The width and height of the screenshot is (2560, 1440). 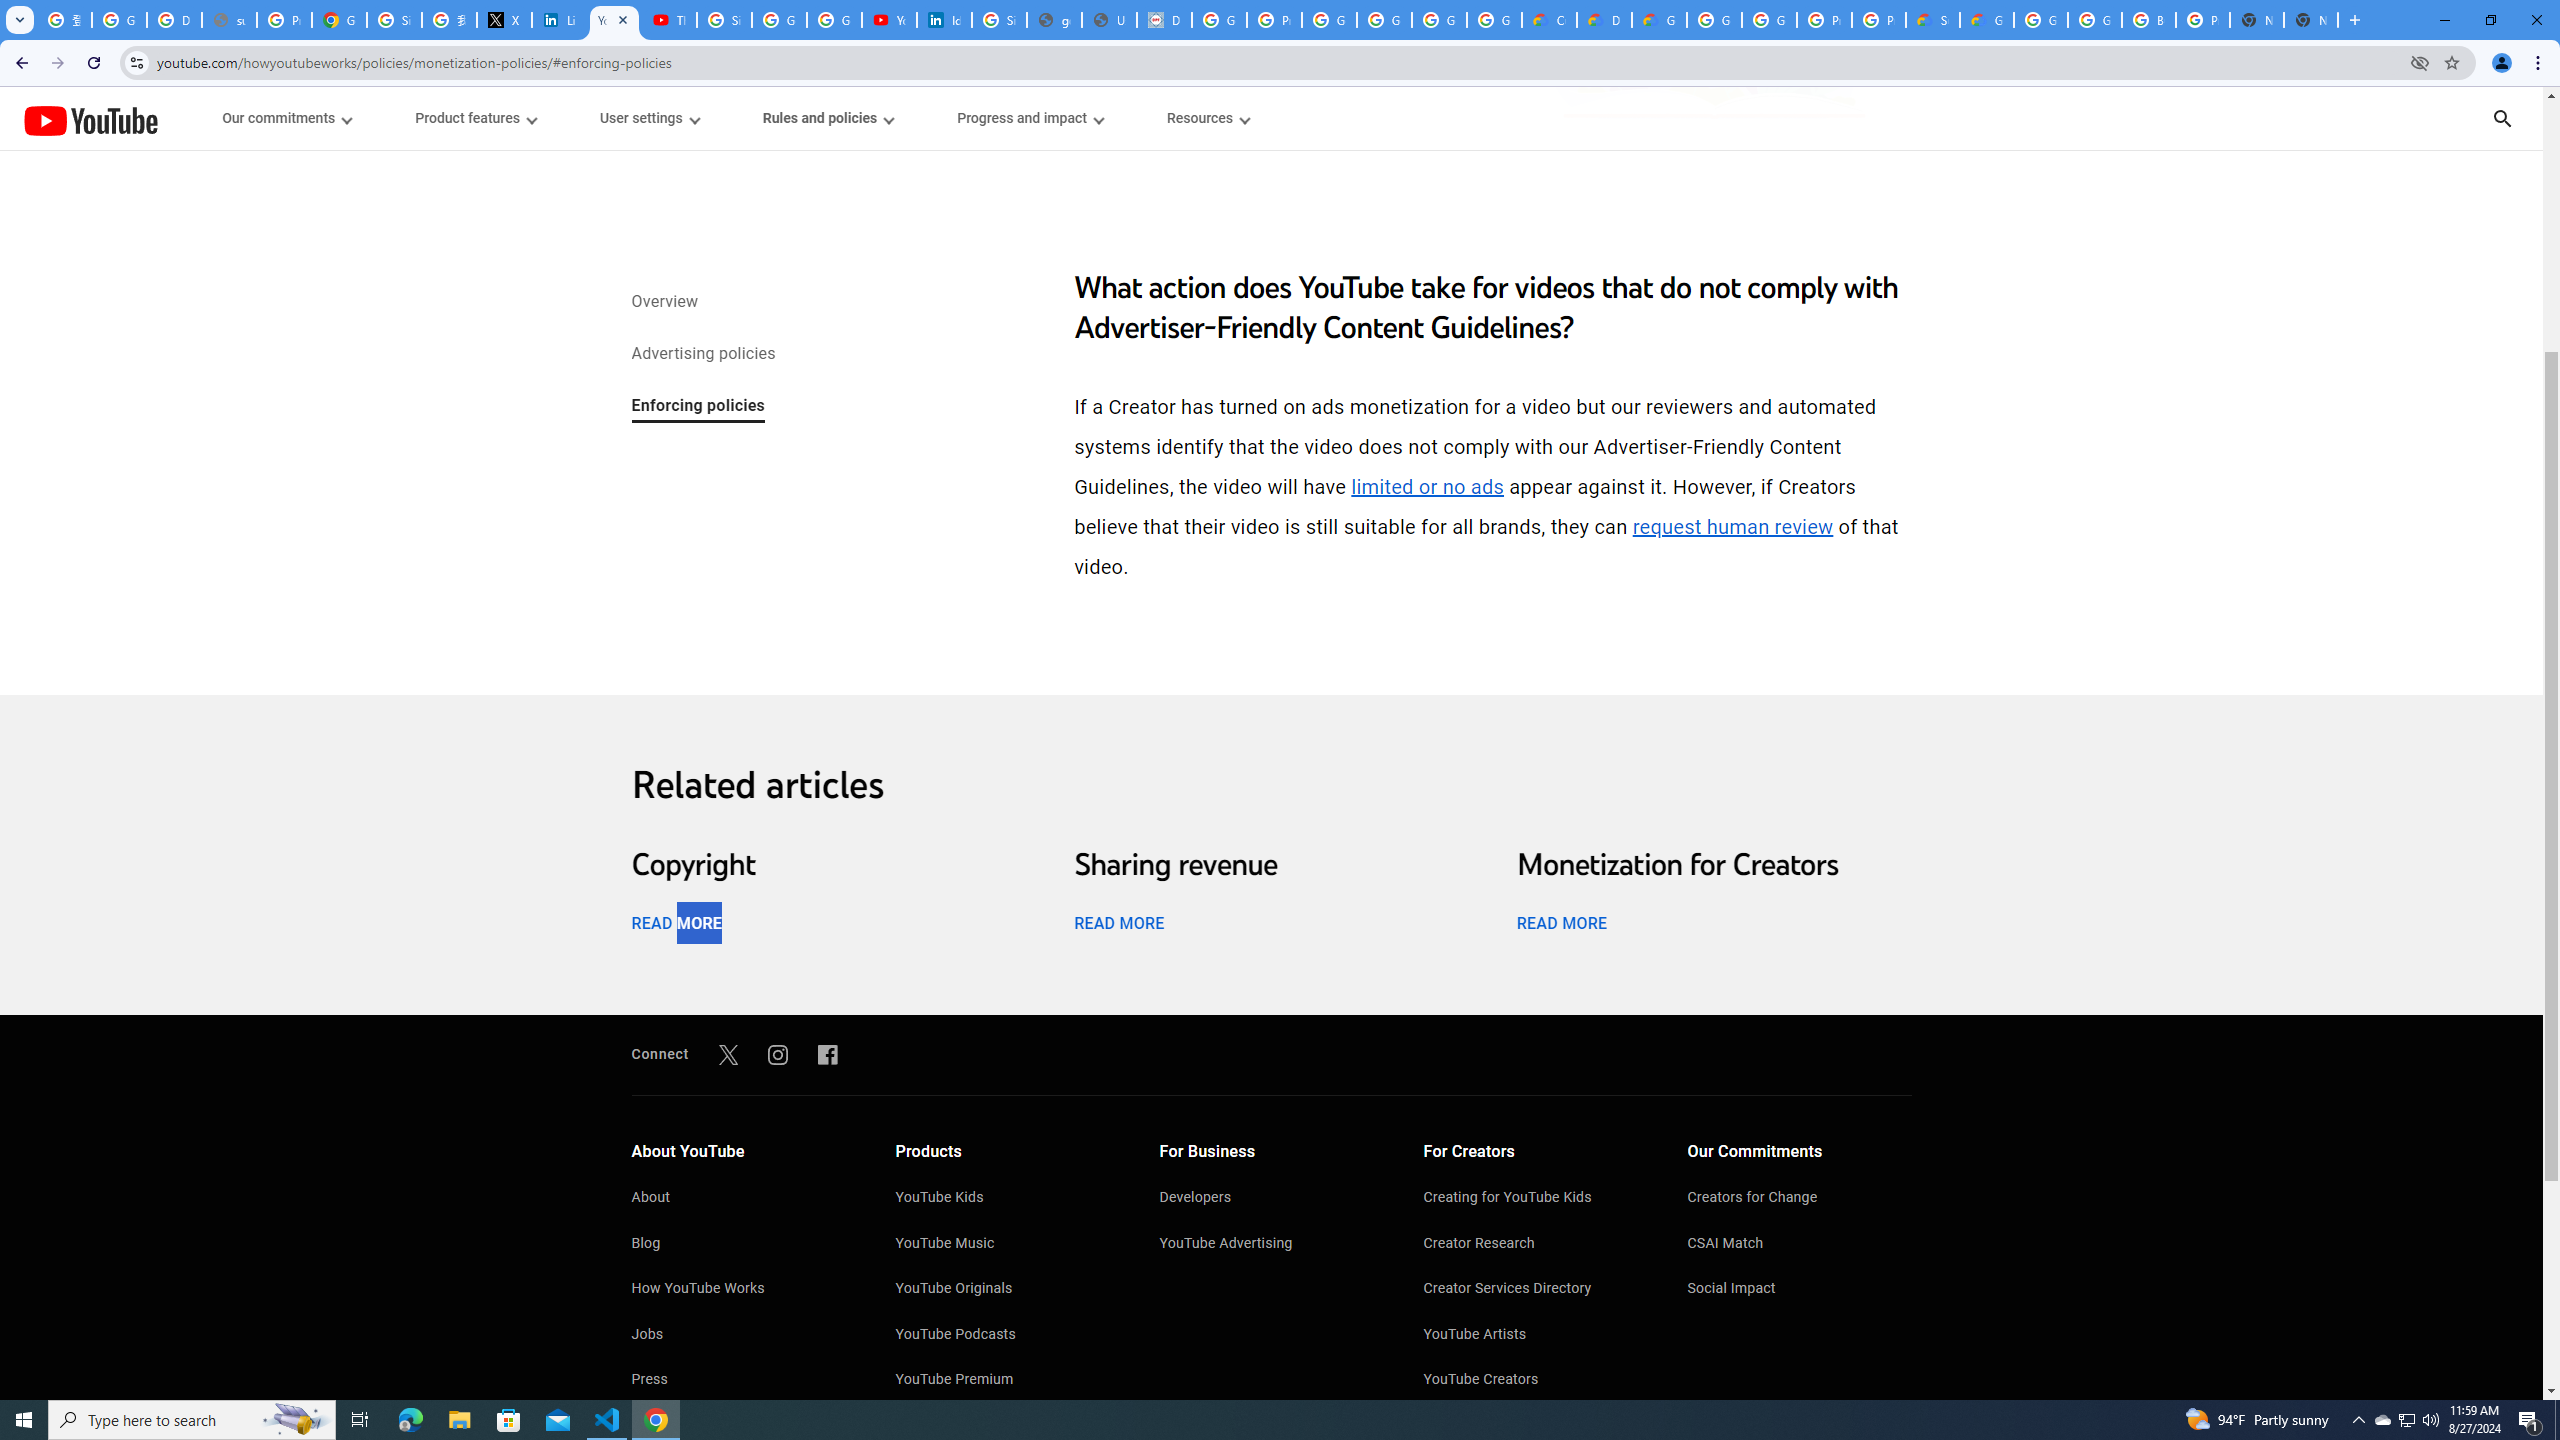 I want to click on 'Progress and impact menupopup', so click(x=1030, y=118).